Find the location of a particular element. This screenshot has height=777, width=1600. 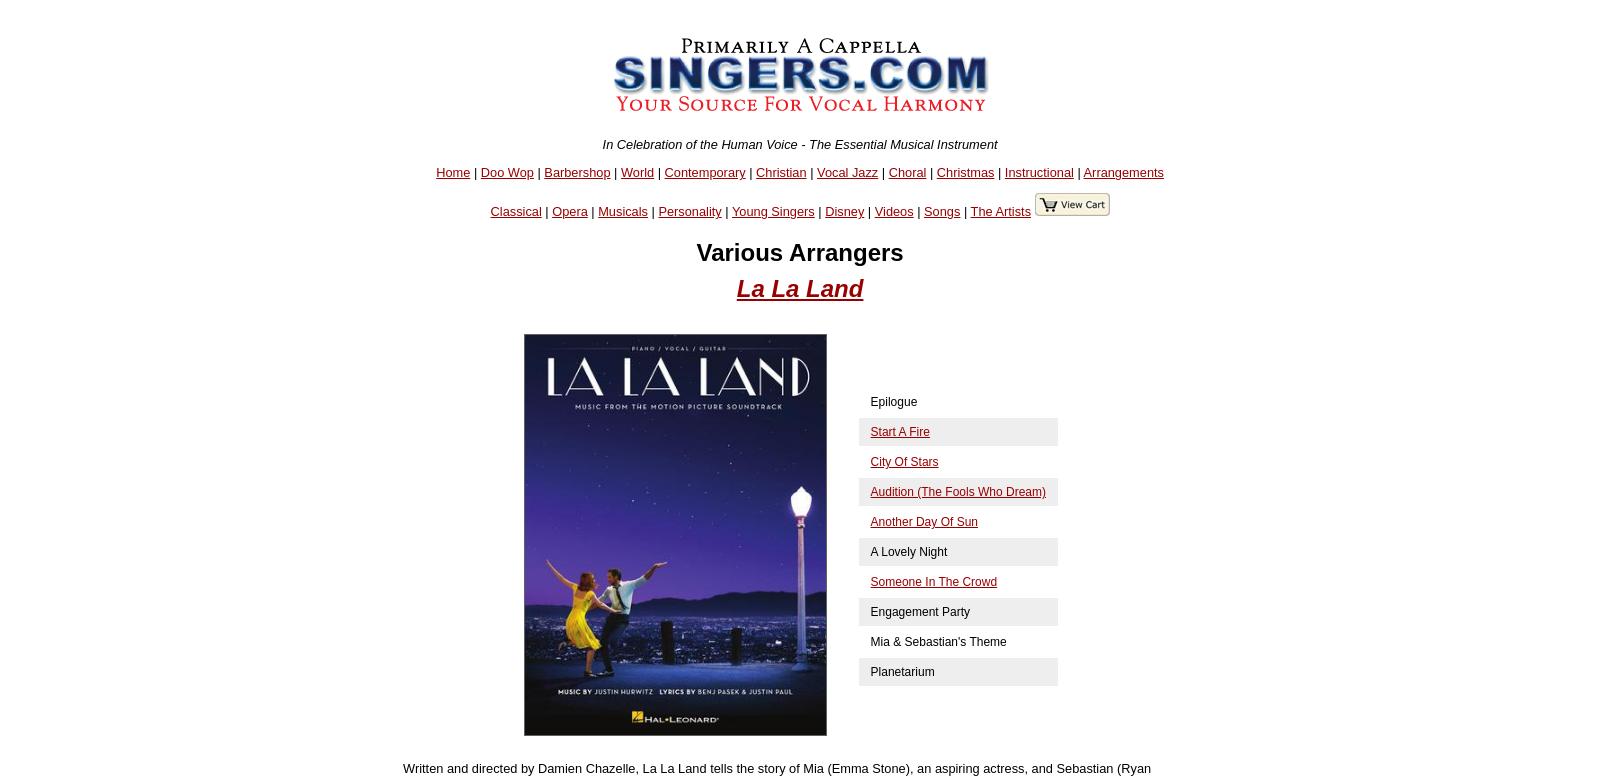

'City Of Stars' is located at coordinates (902, 462).